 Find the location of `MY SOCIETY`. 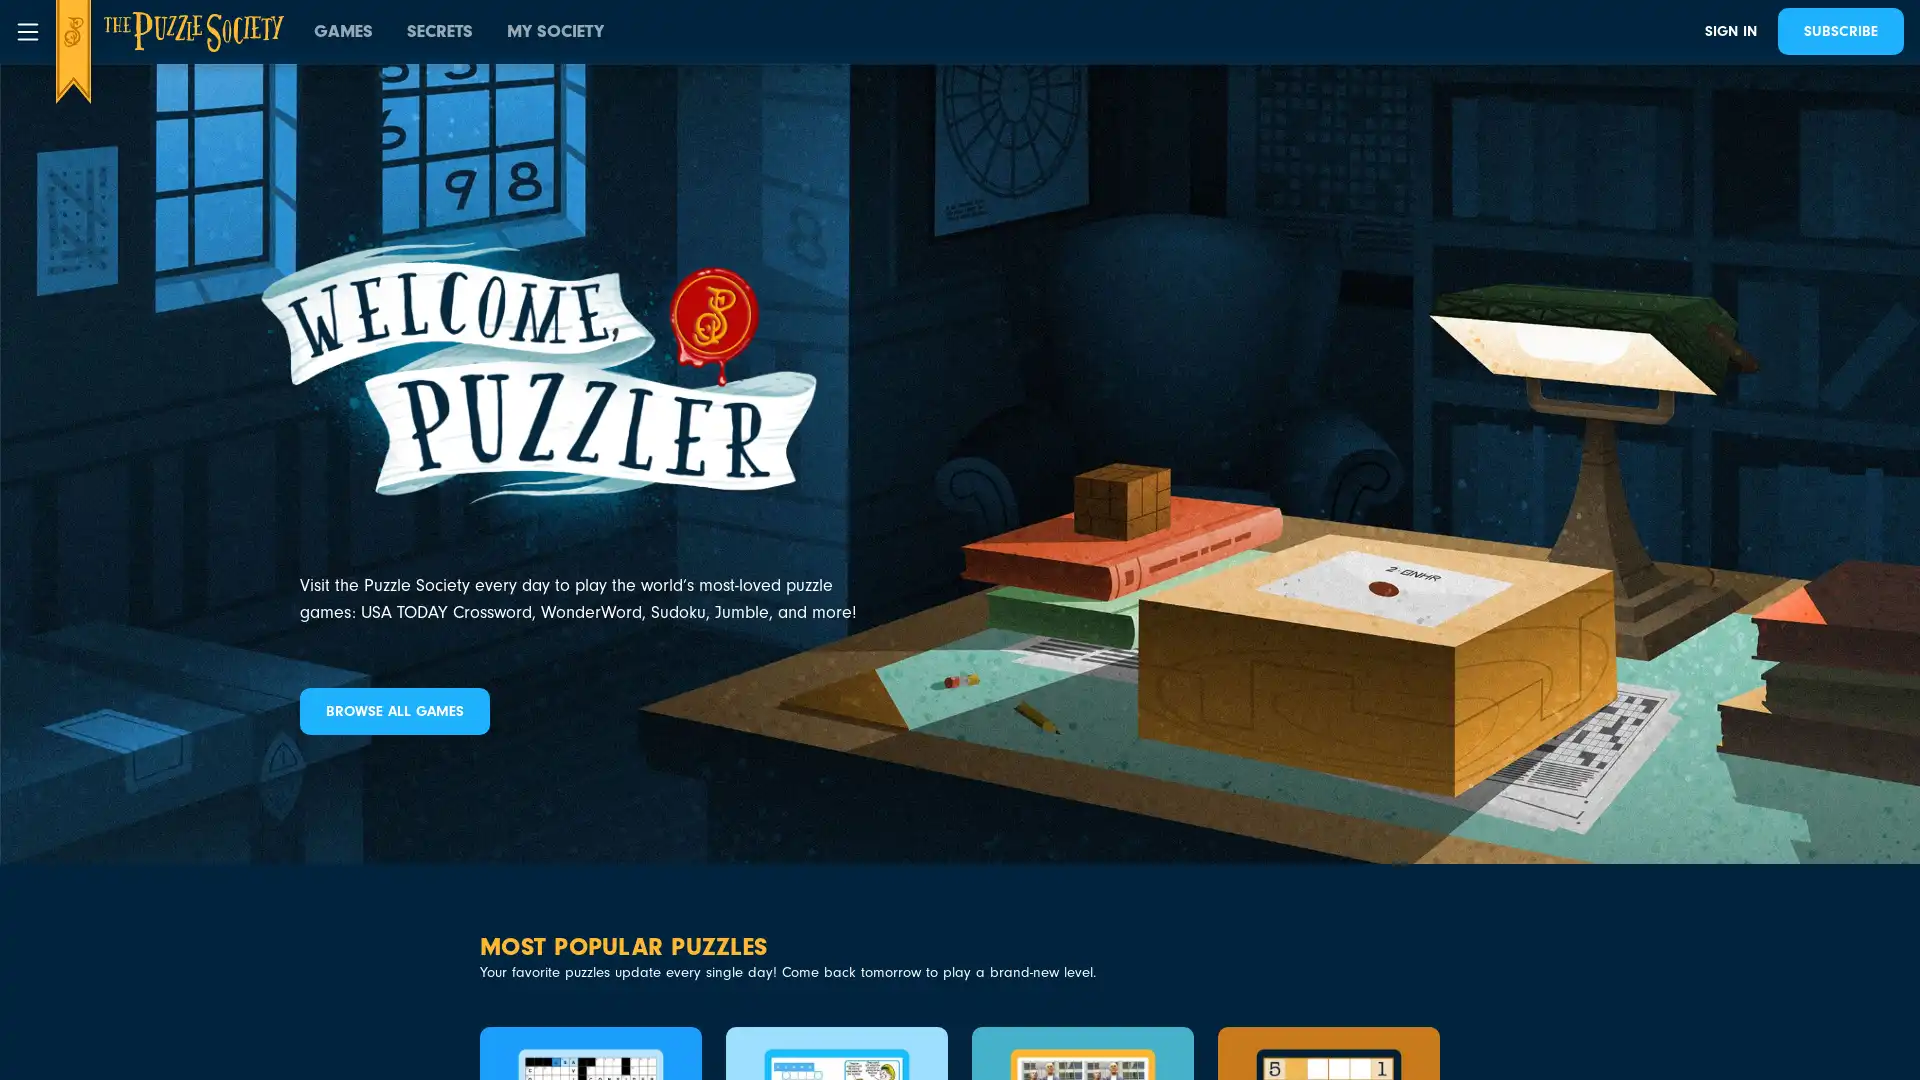

MY SOCIETY is located at coordinates (555, 31).